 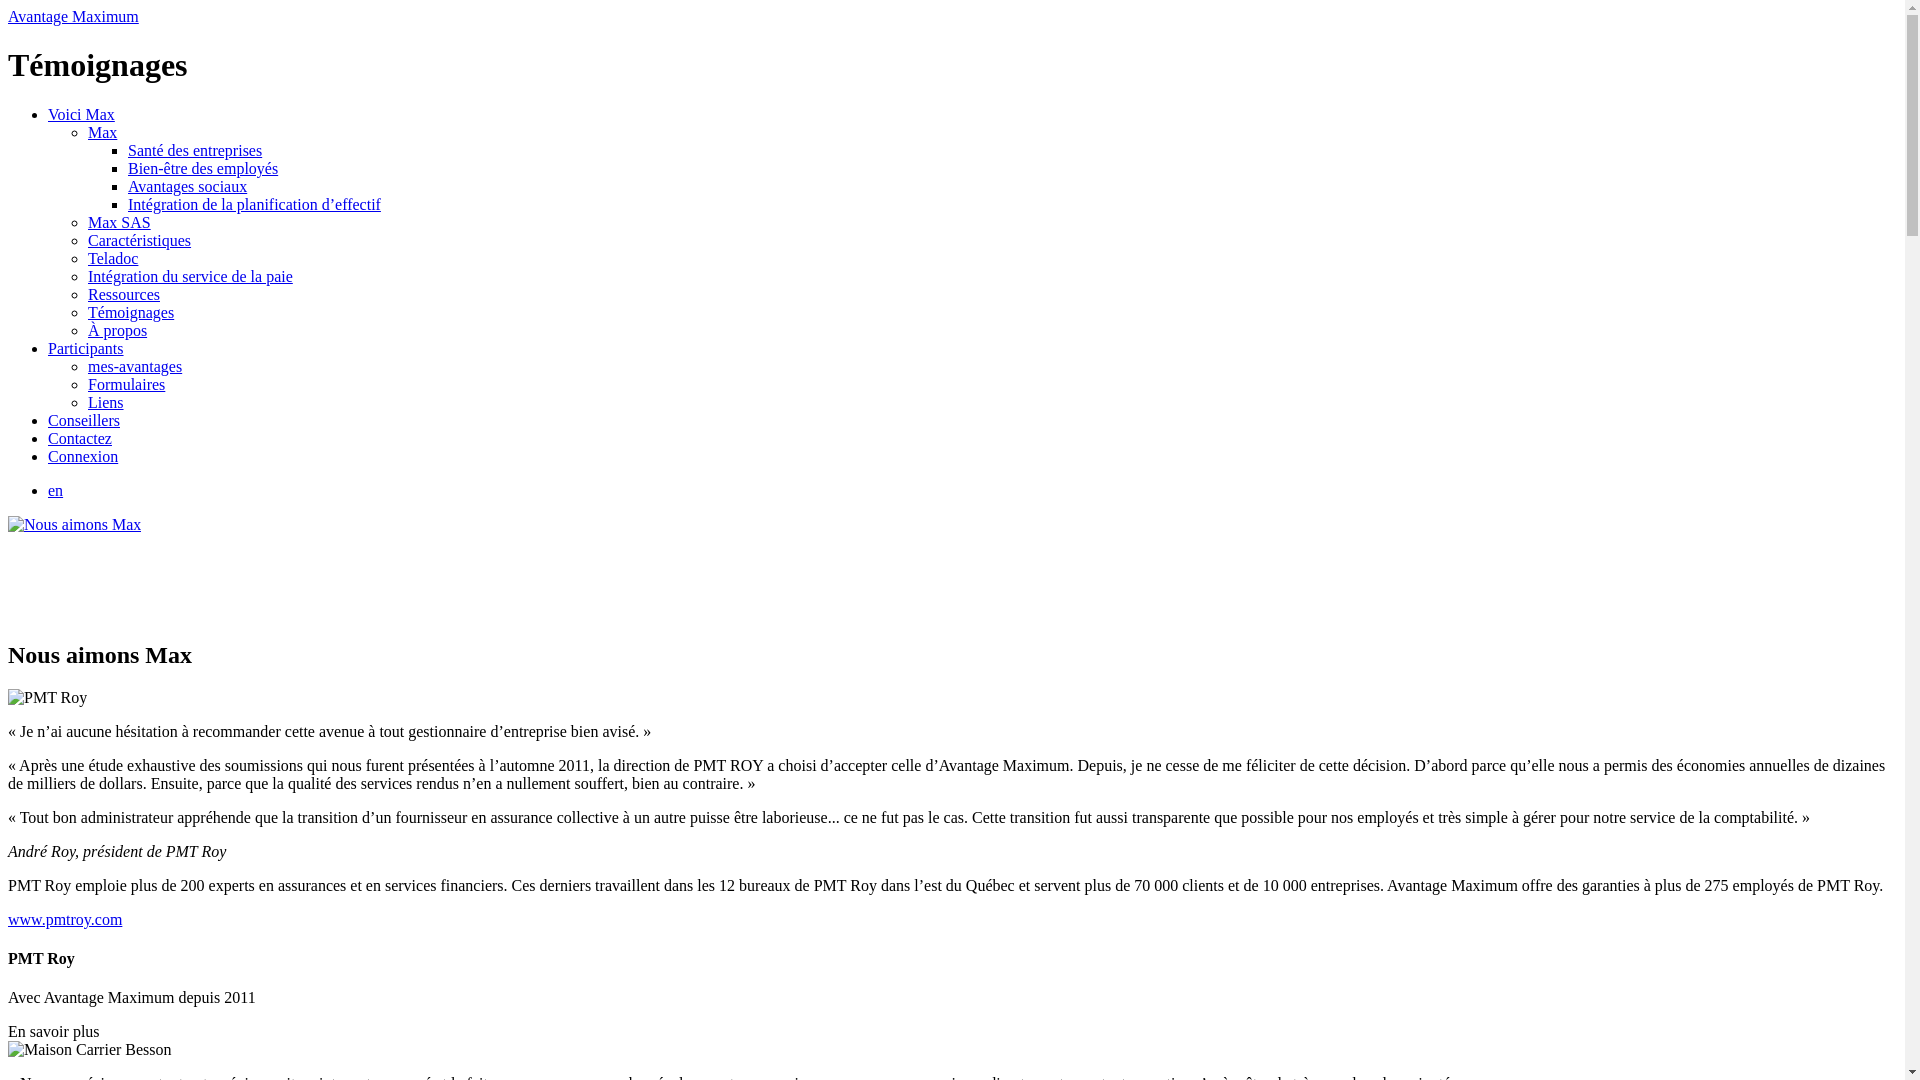 I want to click on 'en', so click(x=55, y=490).